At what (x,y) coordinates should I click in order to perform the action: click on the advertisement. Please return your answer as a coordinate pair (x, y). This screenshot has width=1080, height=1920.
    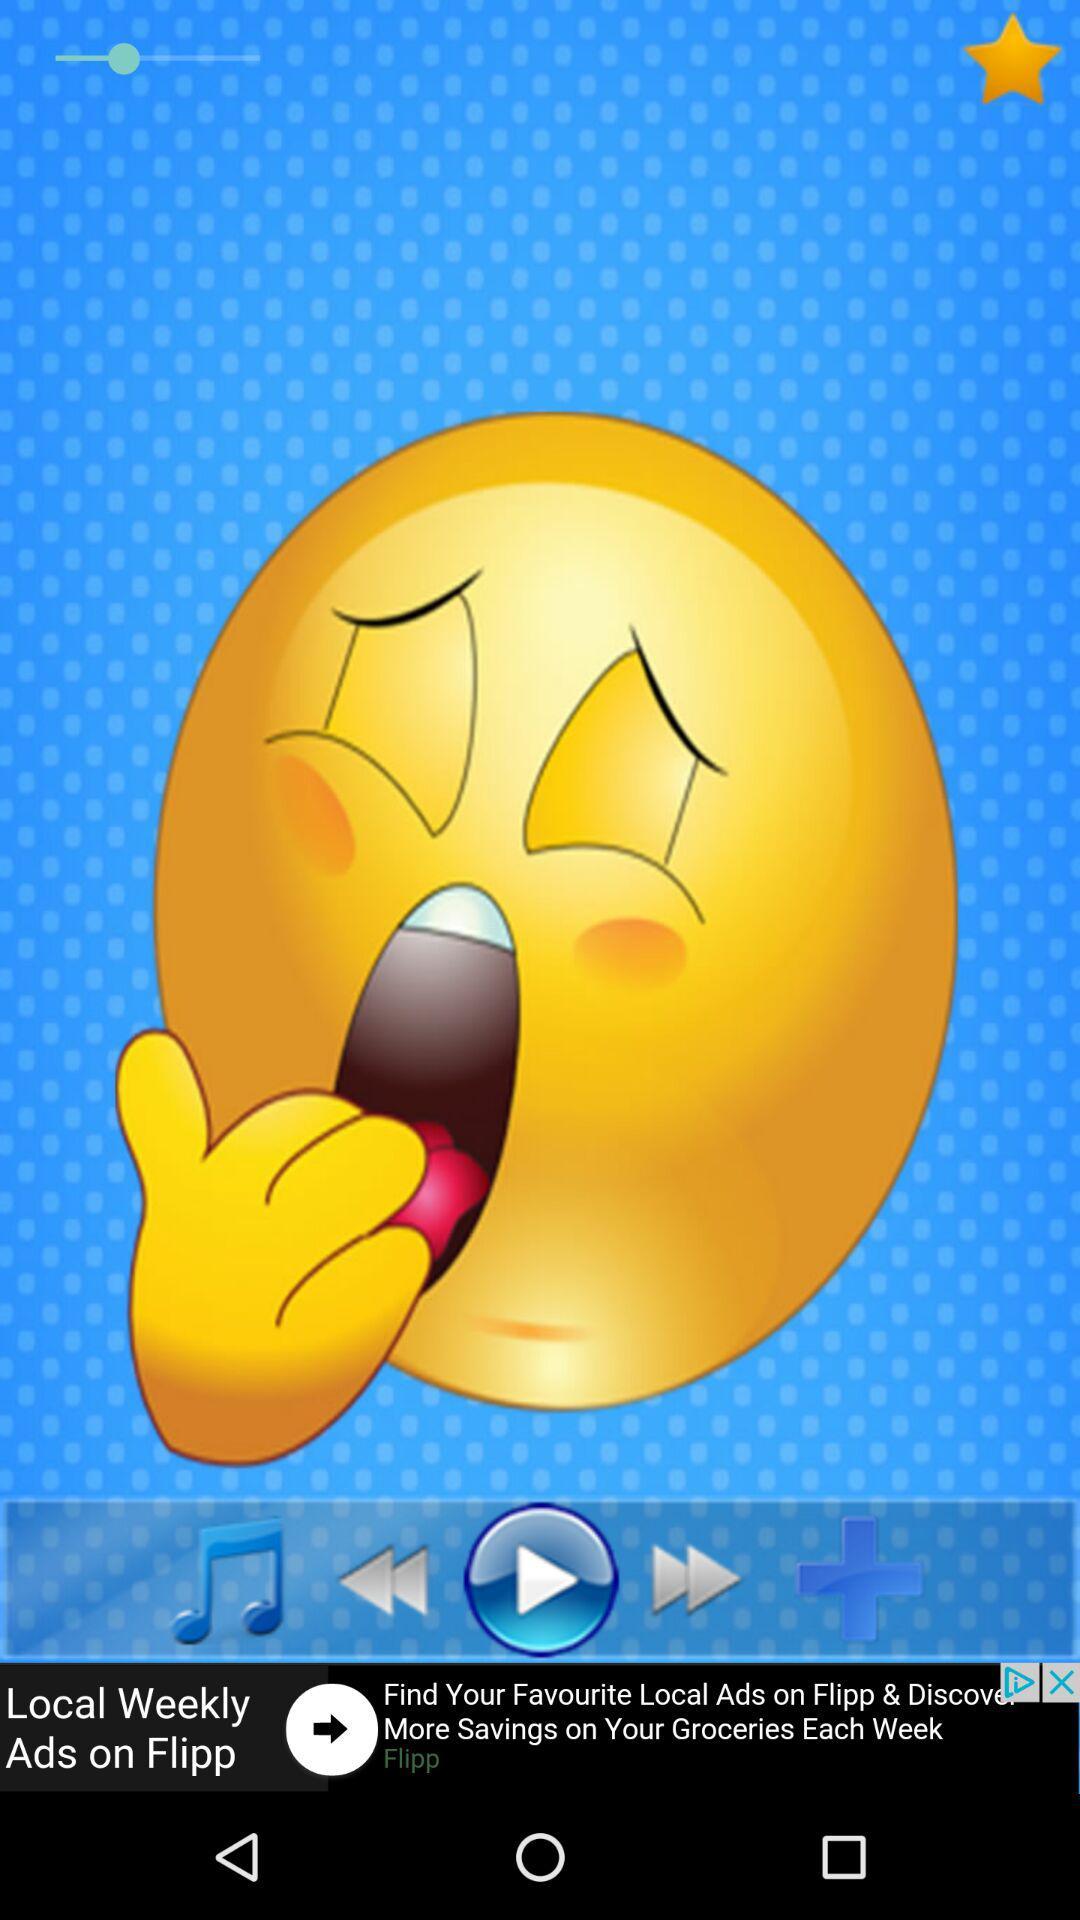
    Looking at the image, I should click on (540, 1727).